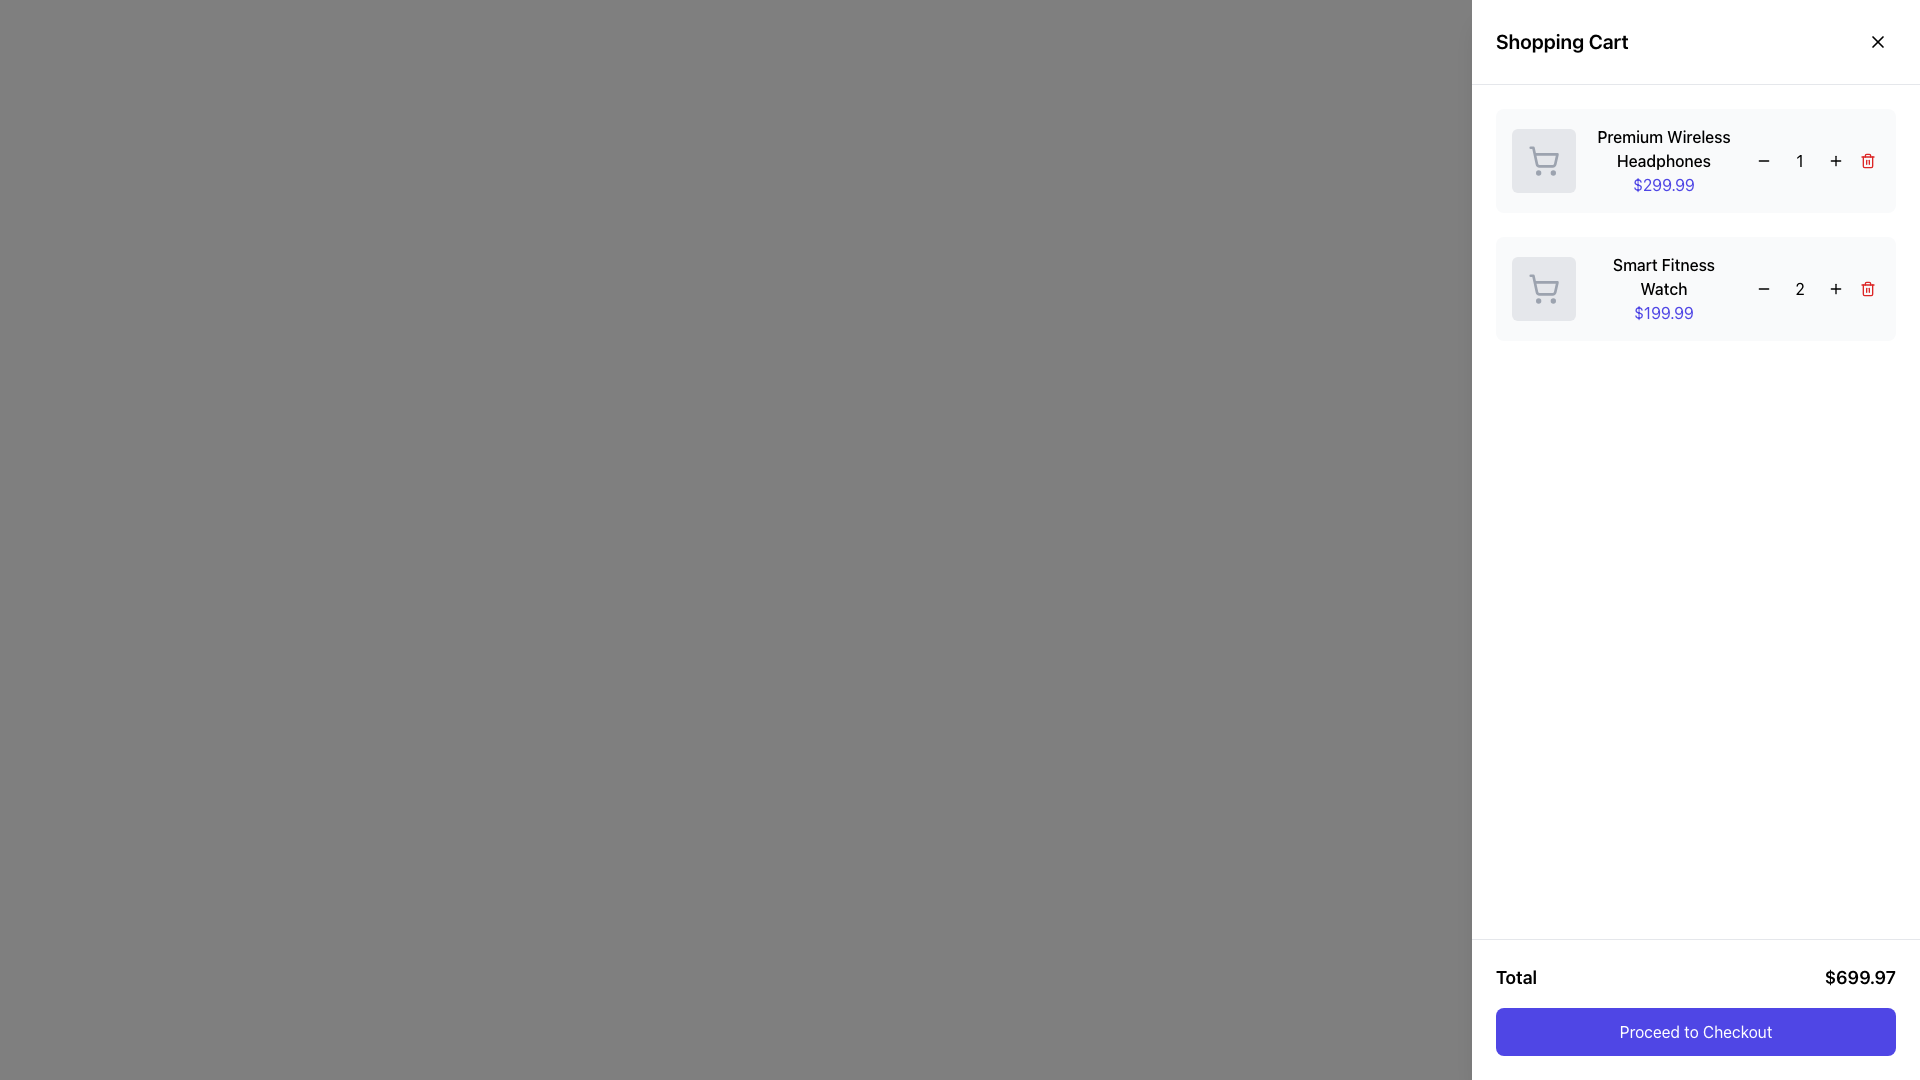  Describe the element at coordinates (1876, 42) in the screenshot. I see `the dismiss button located at the far right side of the header bar in the shopping cart interface to observe the hover effect` at that location.